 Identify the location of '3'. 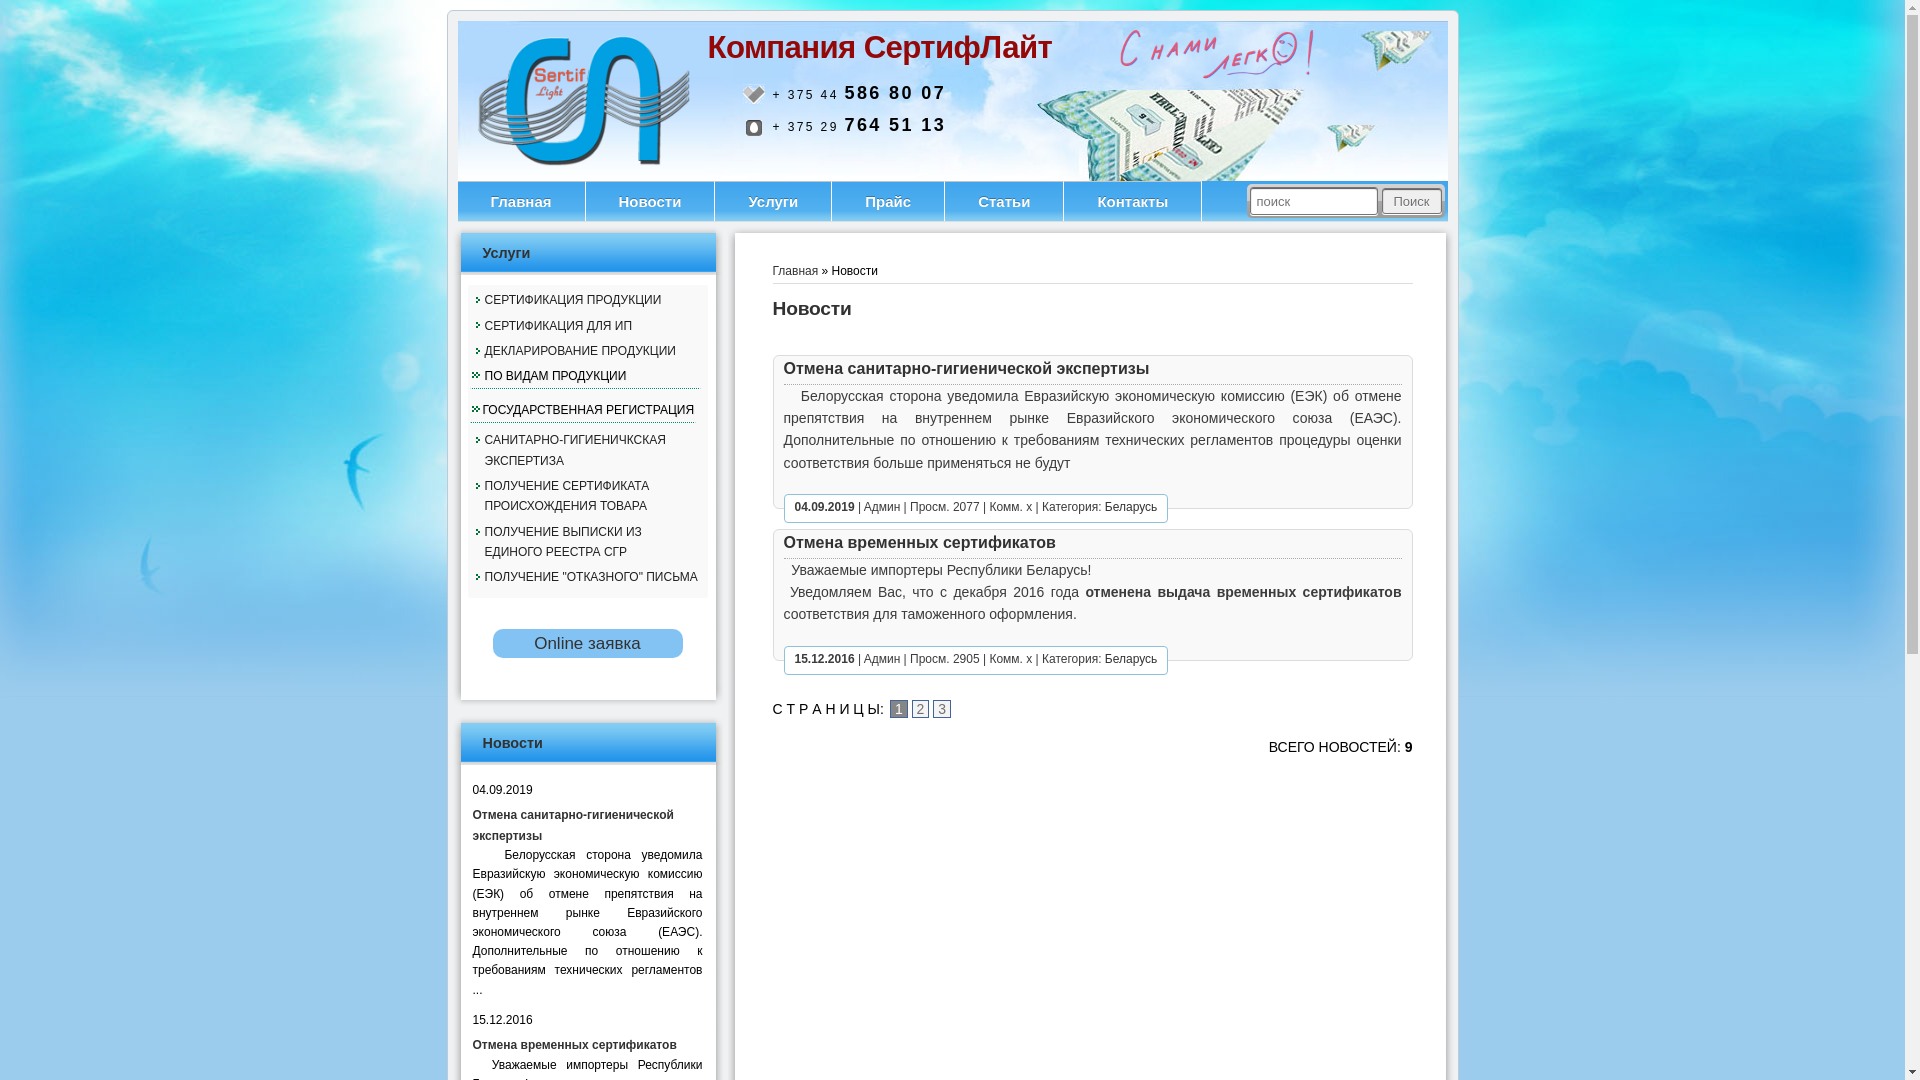
(940, 708).